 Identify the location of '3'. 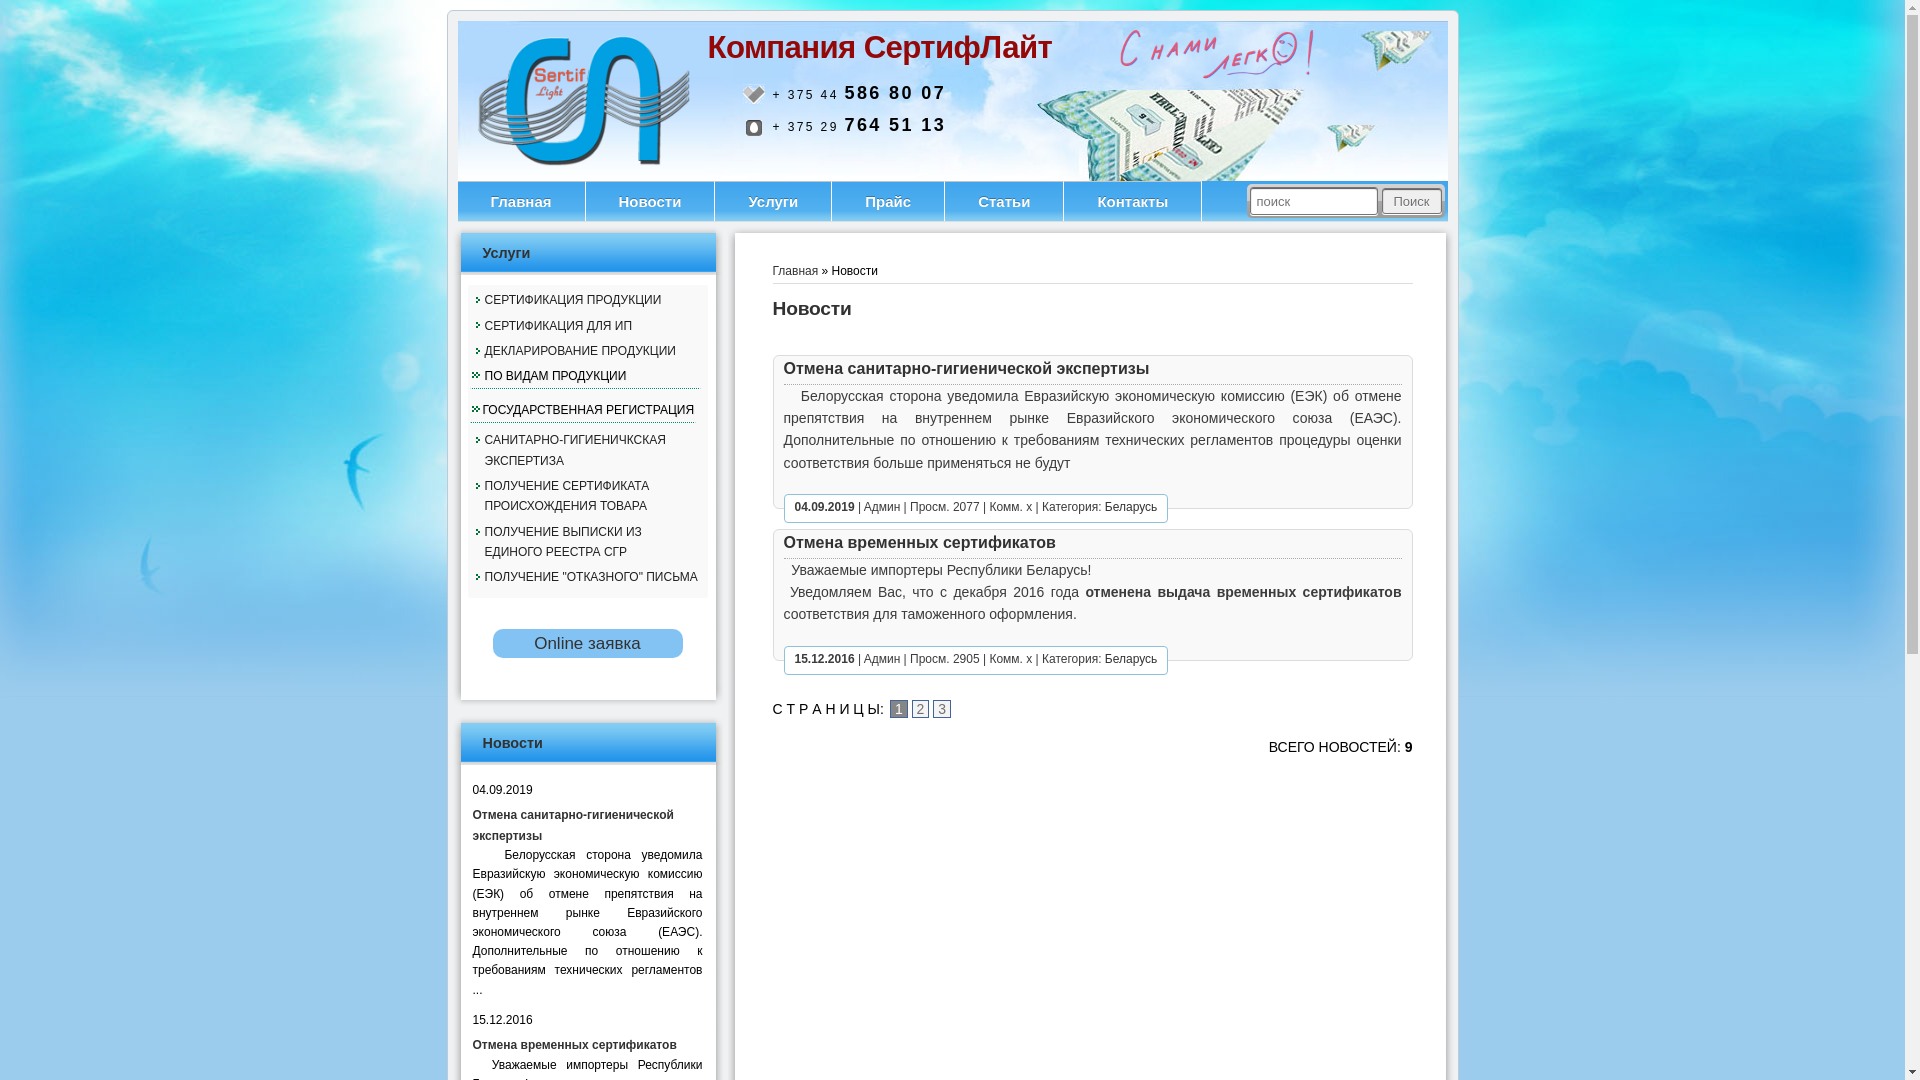
(940, 708).